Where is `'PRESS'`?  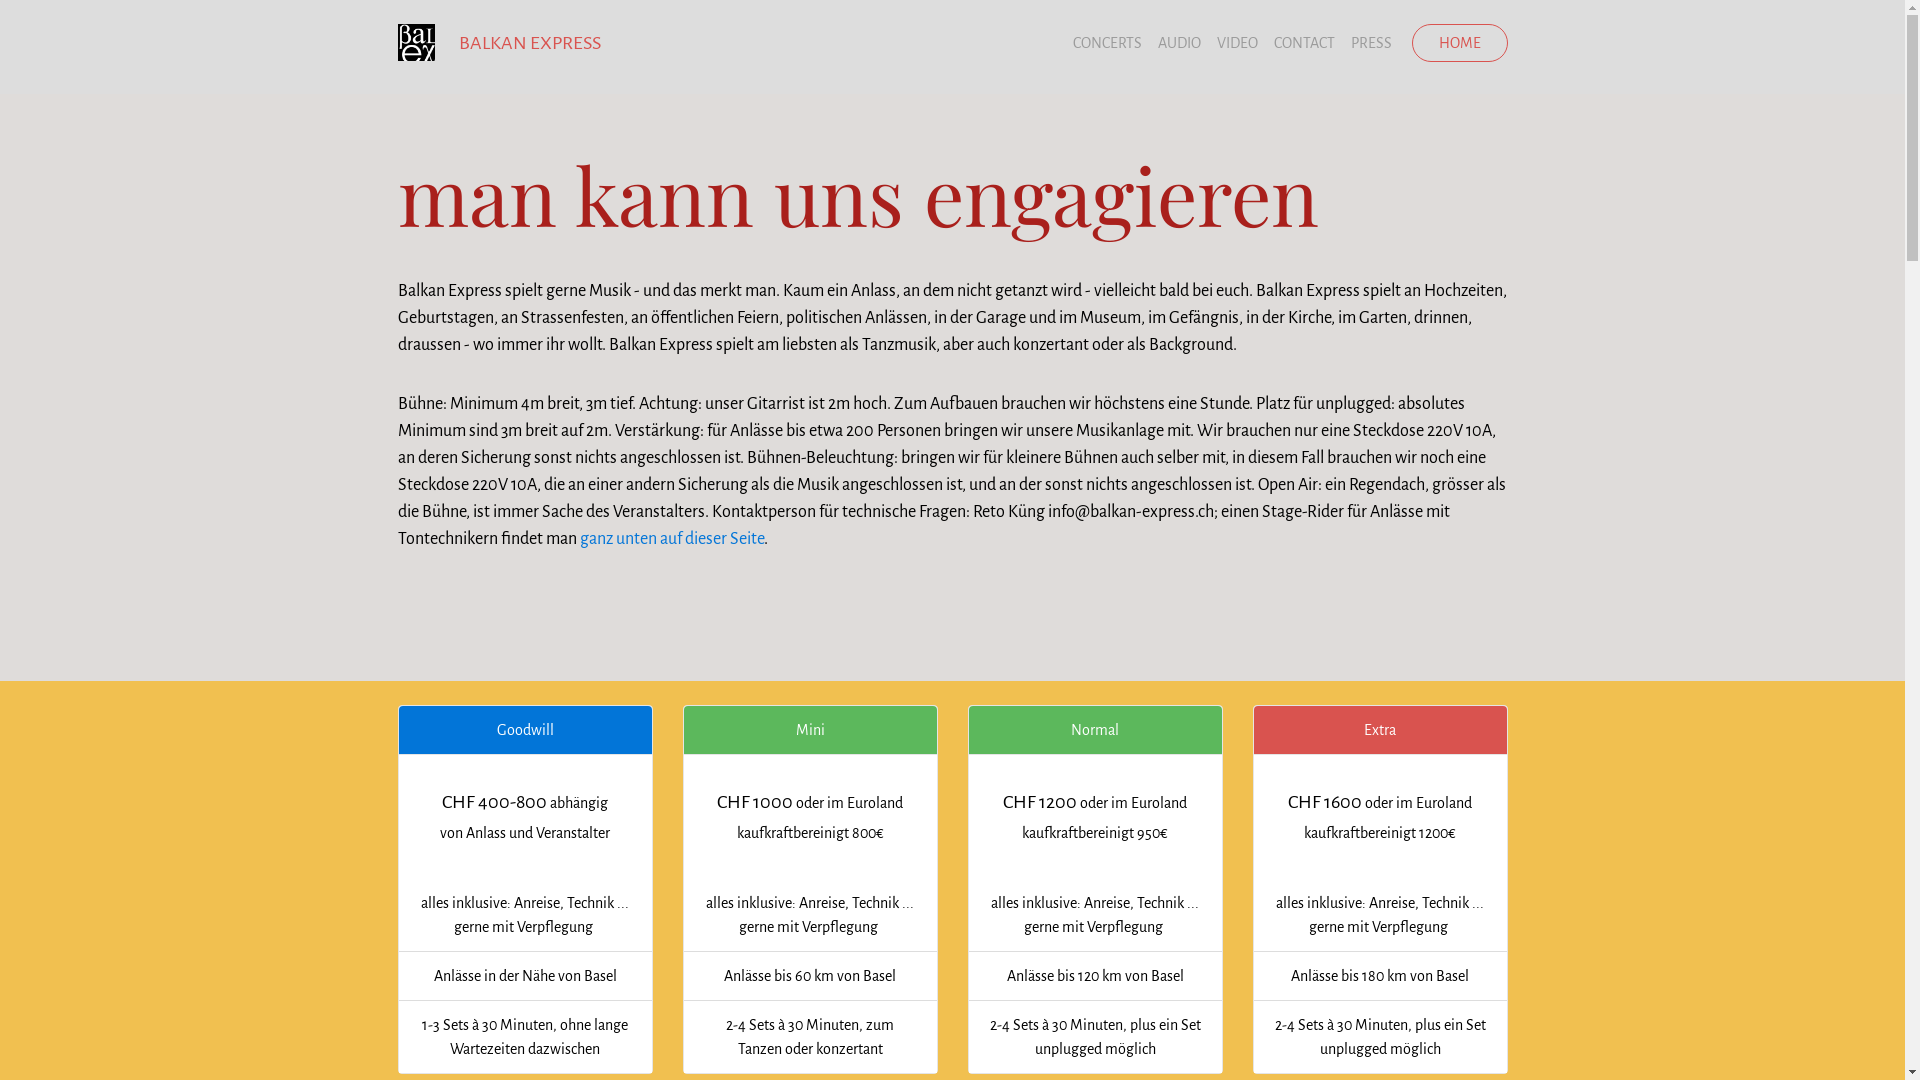
'PRESS' is located at coordinates (1370, 42).